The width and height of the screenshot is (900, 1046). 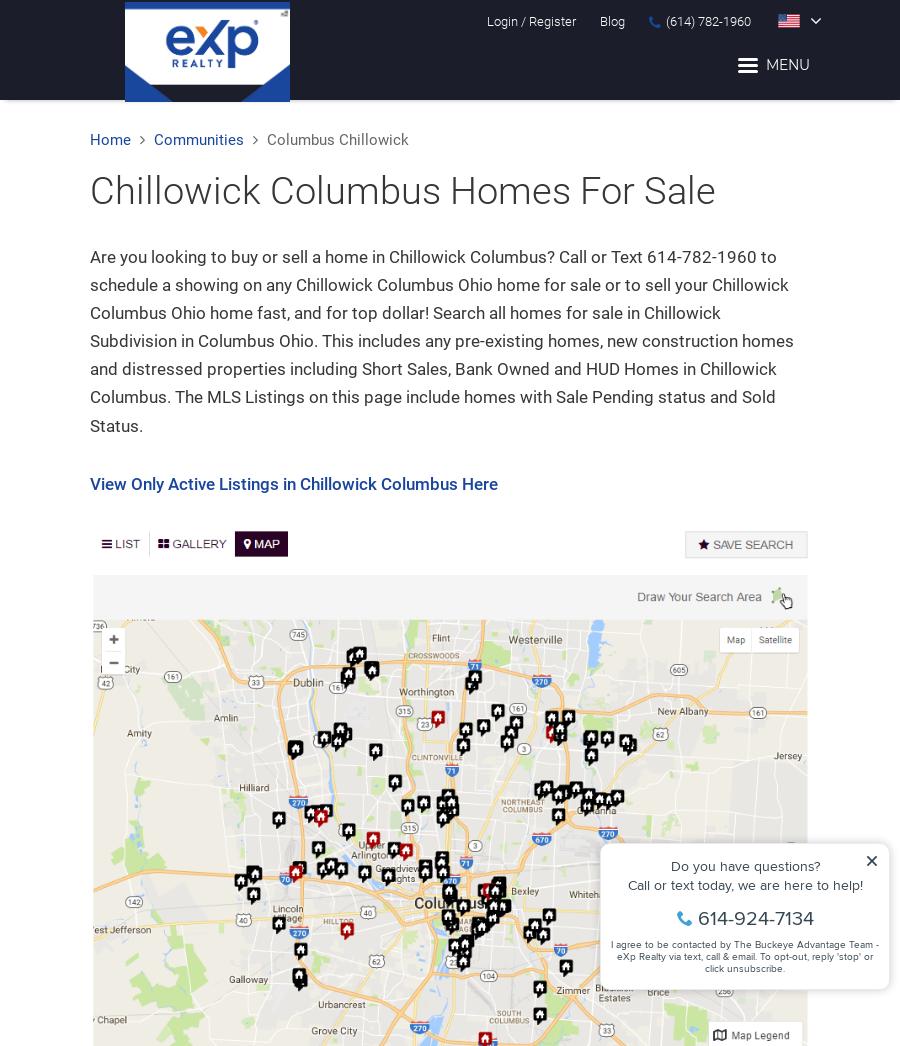 I want to click on '(614) 782-1960', so click(x=707, y=20).